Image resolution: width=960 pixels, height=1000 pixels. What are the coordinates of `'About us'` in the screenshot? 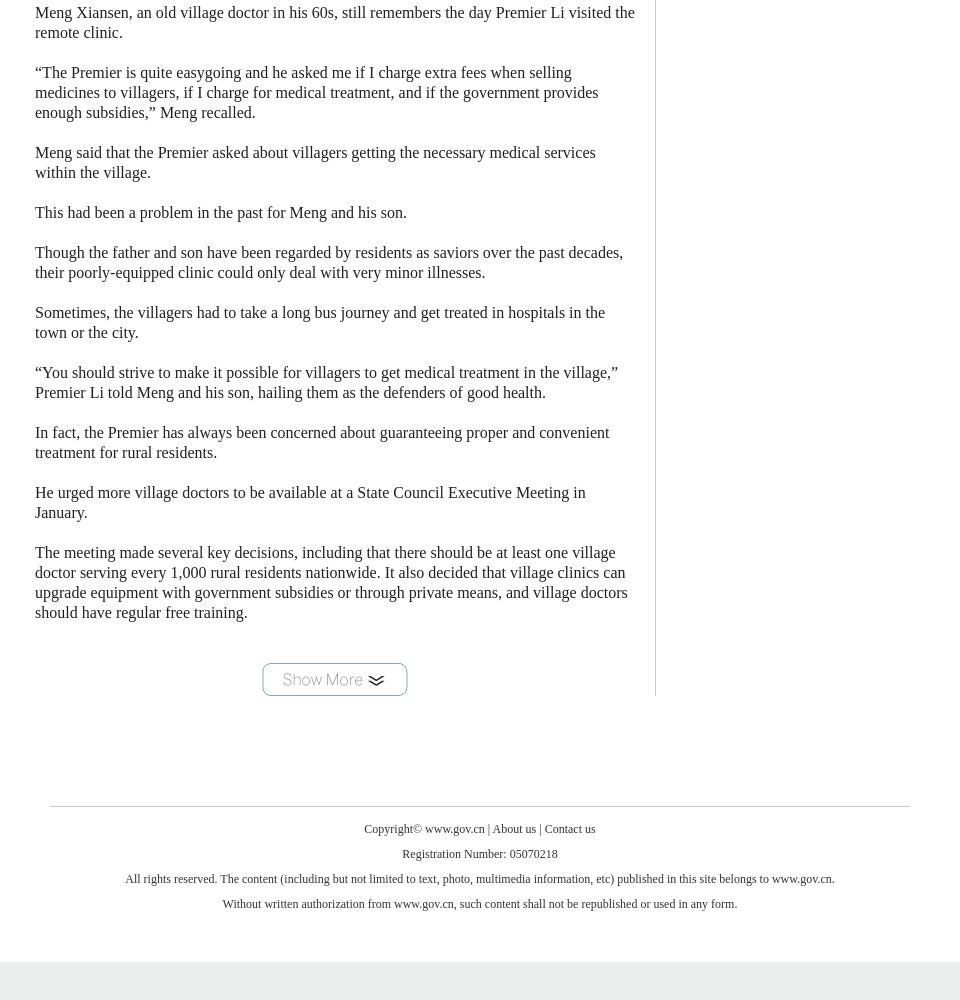 It's located at (512, 828).